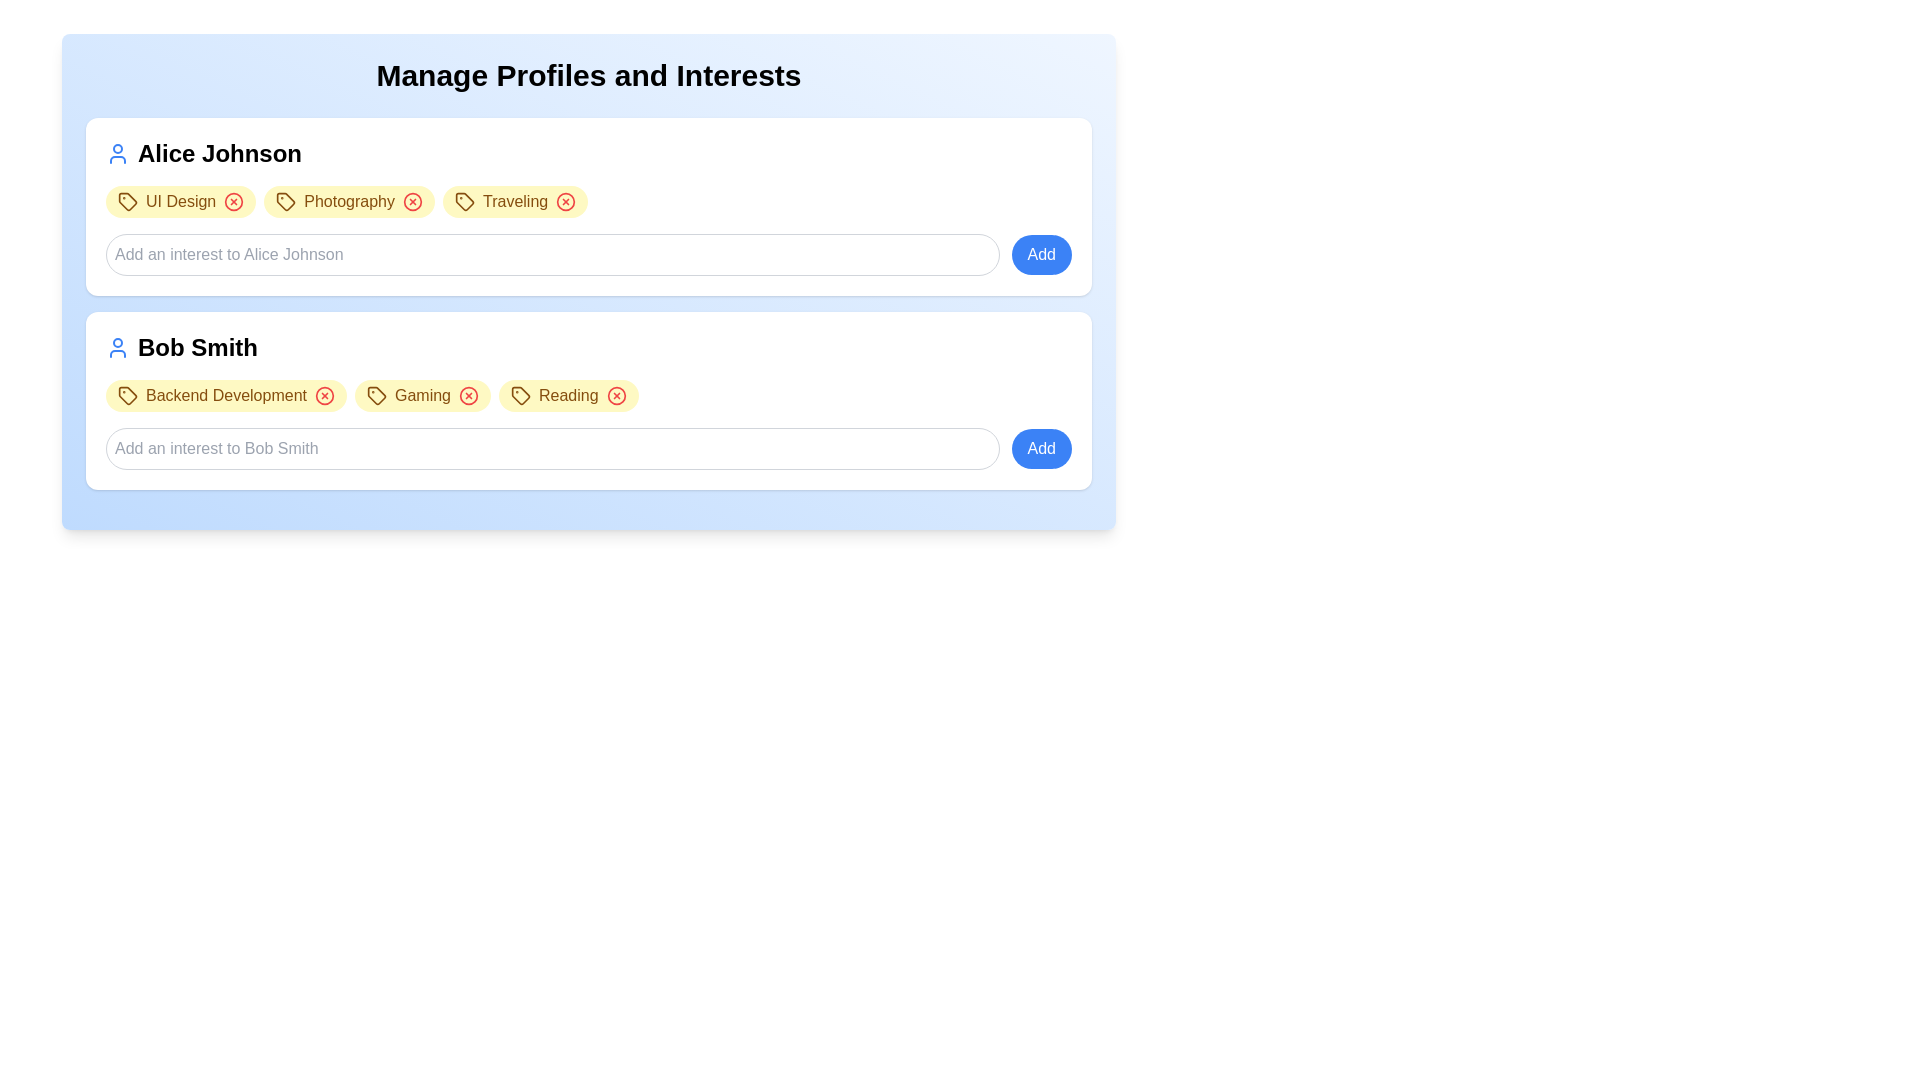 The width and height of the screenshot is (1920, 1080). I want to click on the tag icon with a yellow background located in the second profile block titled 'Bob Smith', which is directly preceding the text 'Reading', so click(521, 396).